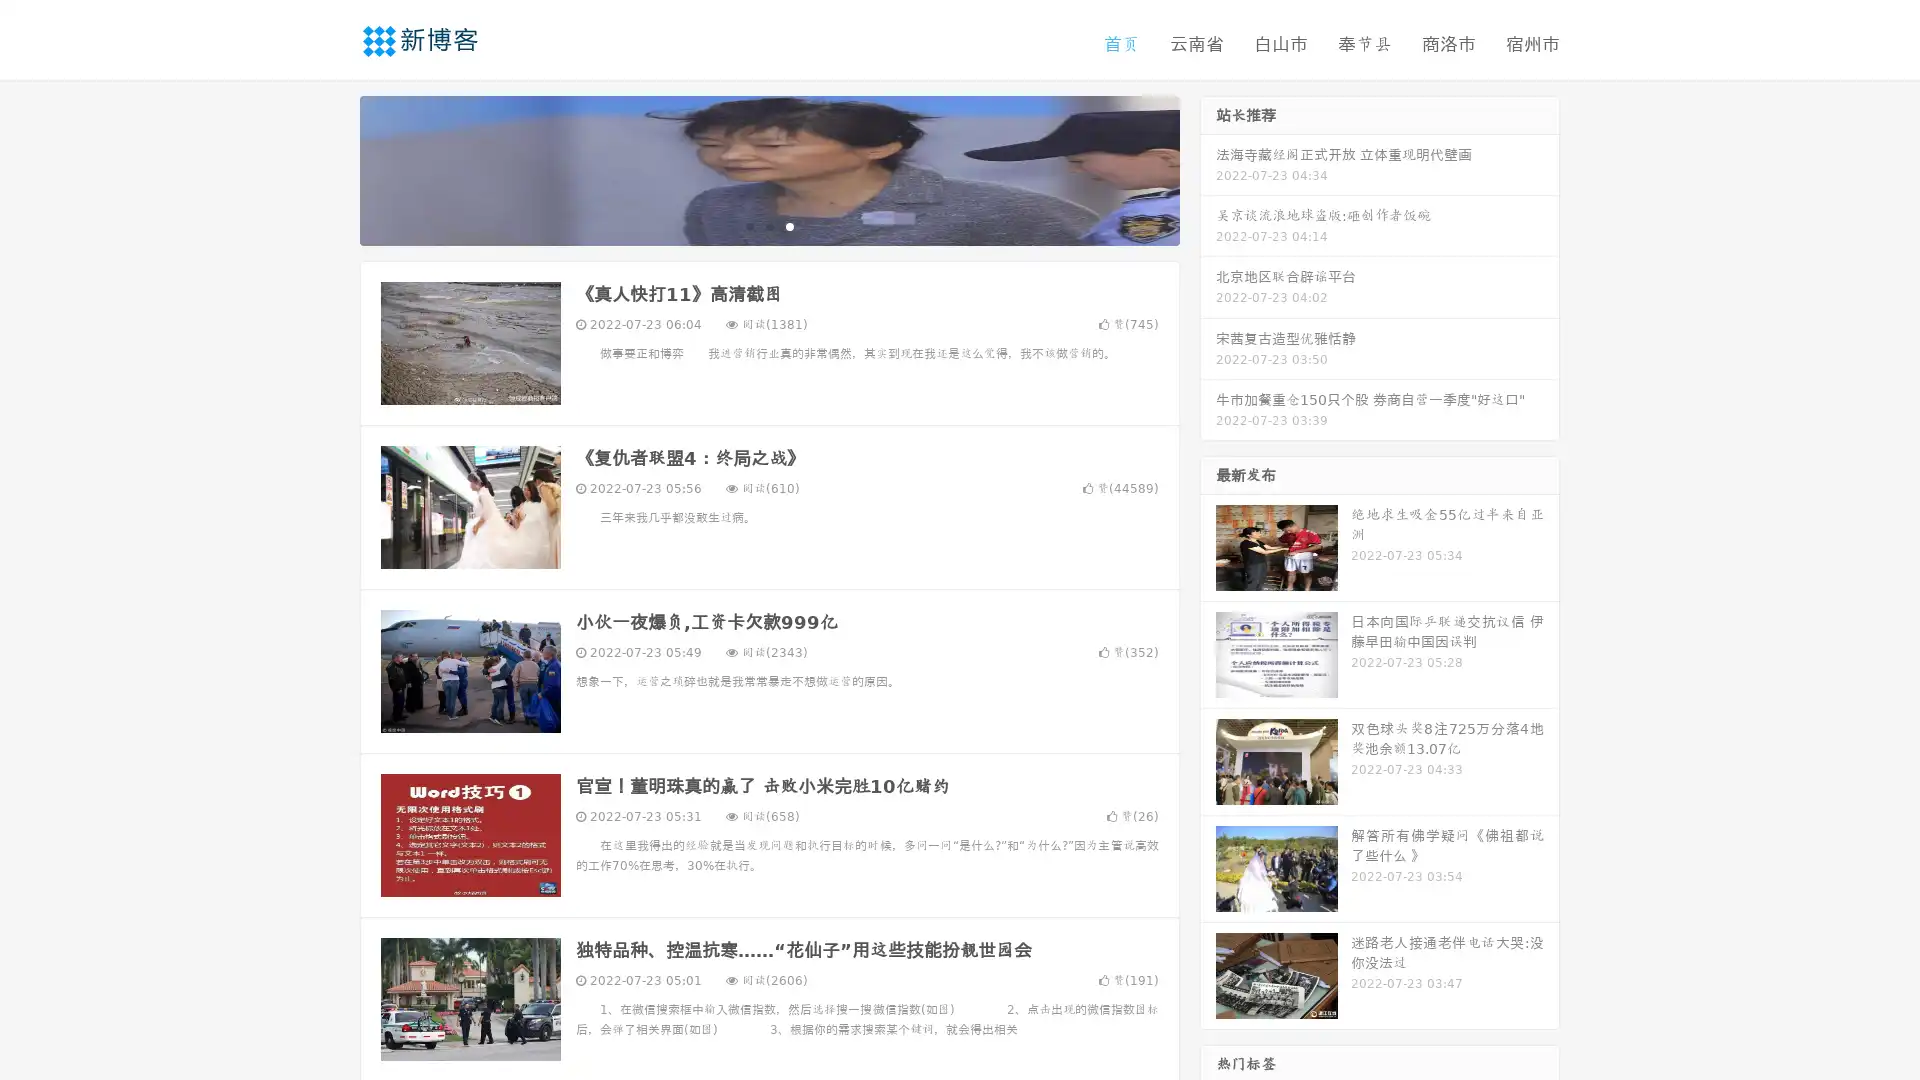 The image size is (1920, 1080). What do you see at coordinates (1208, 168) in the screenshot?
I see `Next slide` at bounding box center [1208, 168].